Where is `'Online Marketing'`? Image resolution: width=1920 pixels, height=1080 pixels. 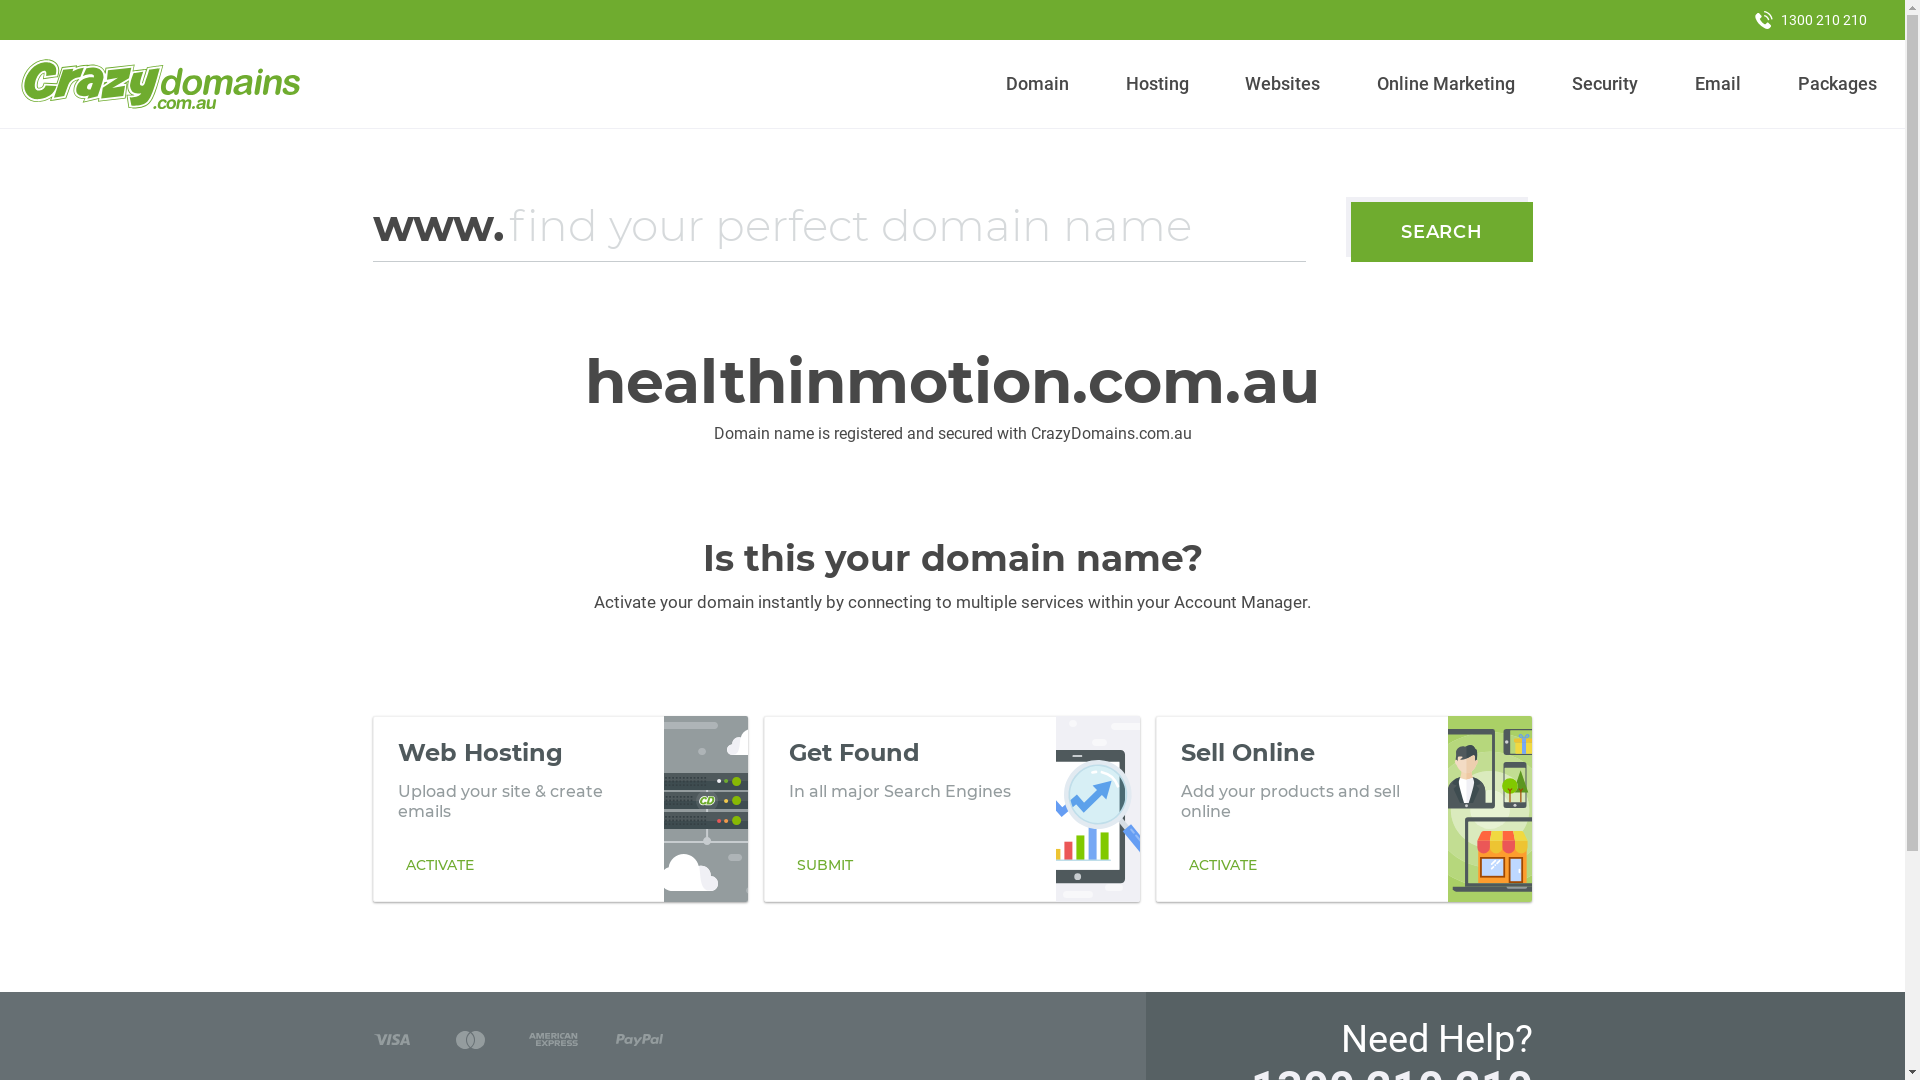 'Online Marketing' is located at coordinates (1367, 83).